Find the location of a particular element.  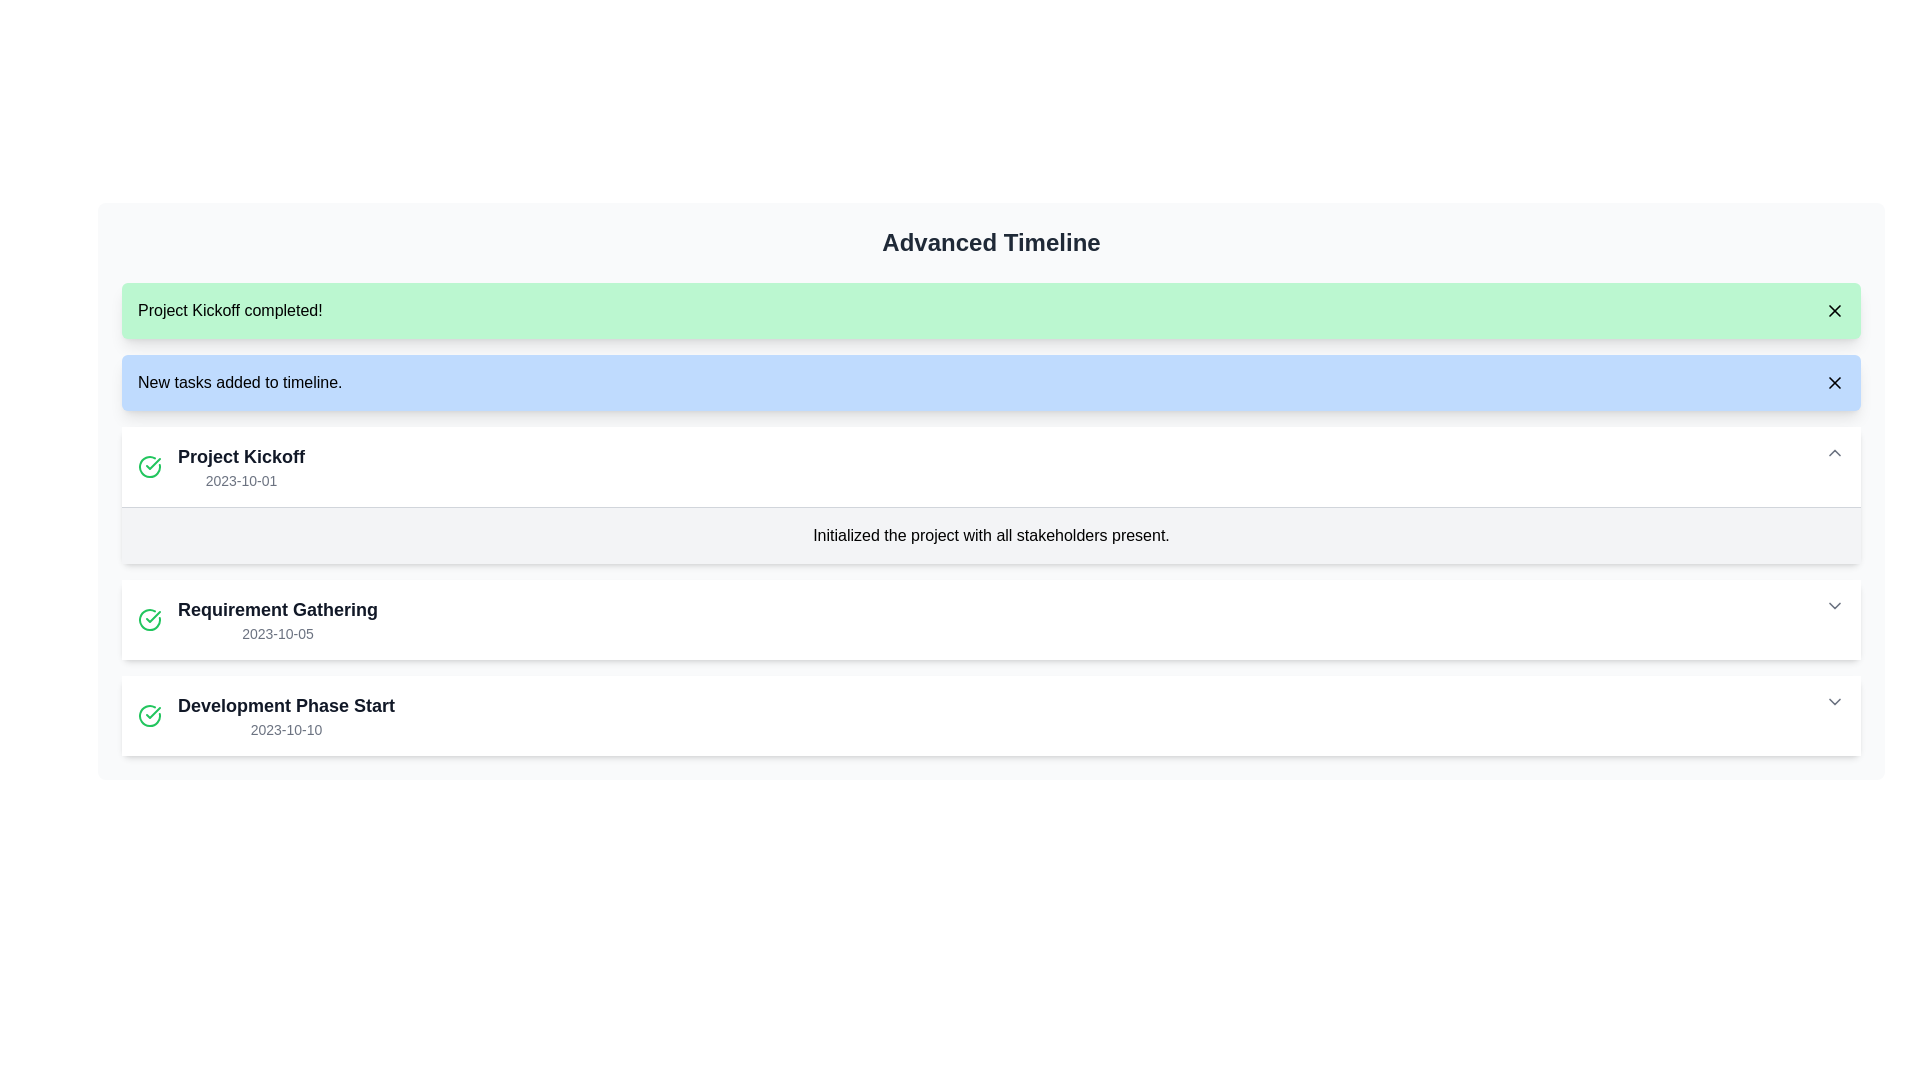

the text block titled 'Requirement Gathering' to understand the milestone is located at coordinates (277, 619).